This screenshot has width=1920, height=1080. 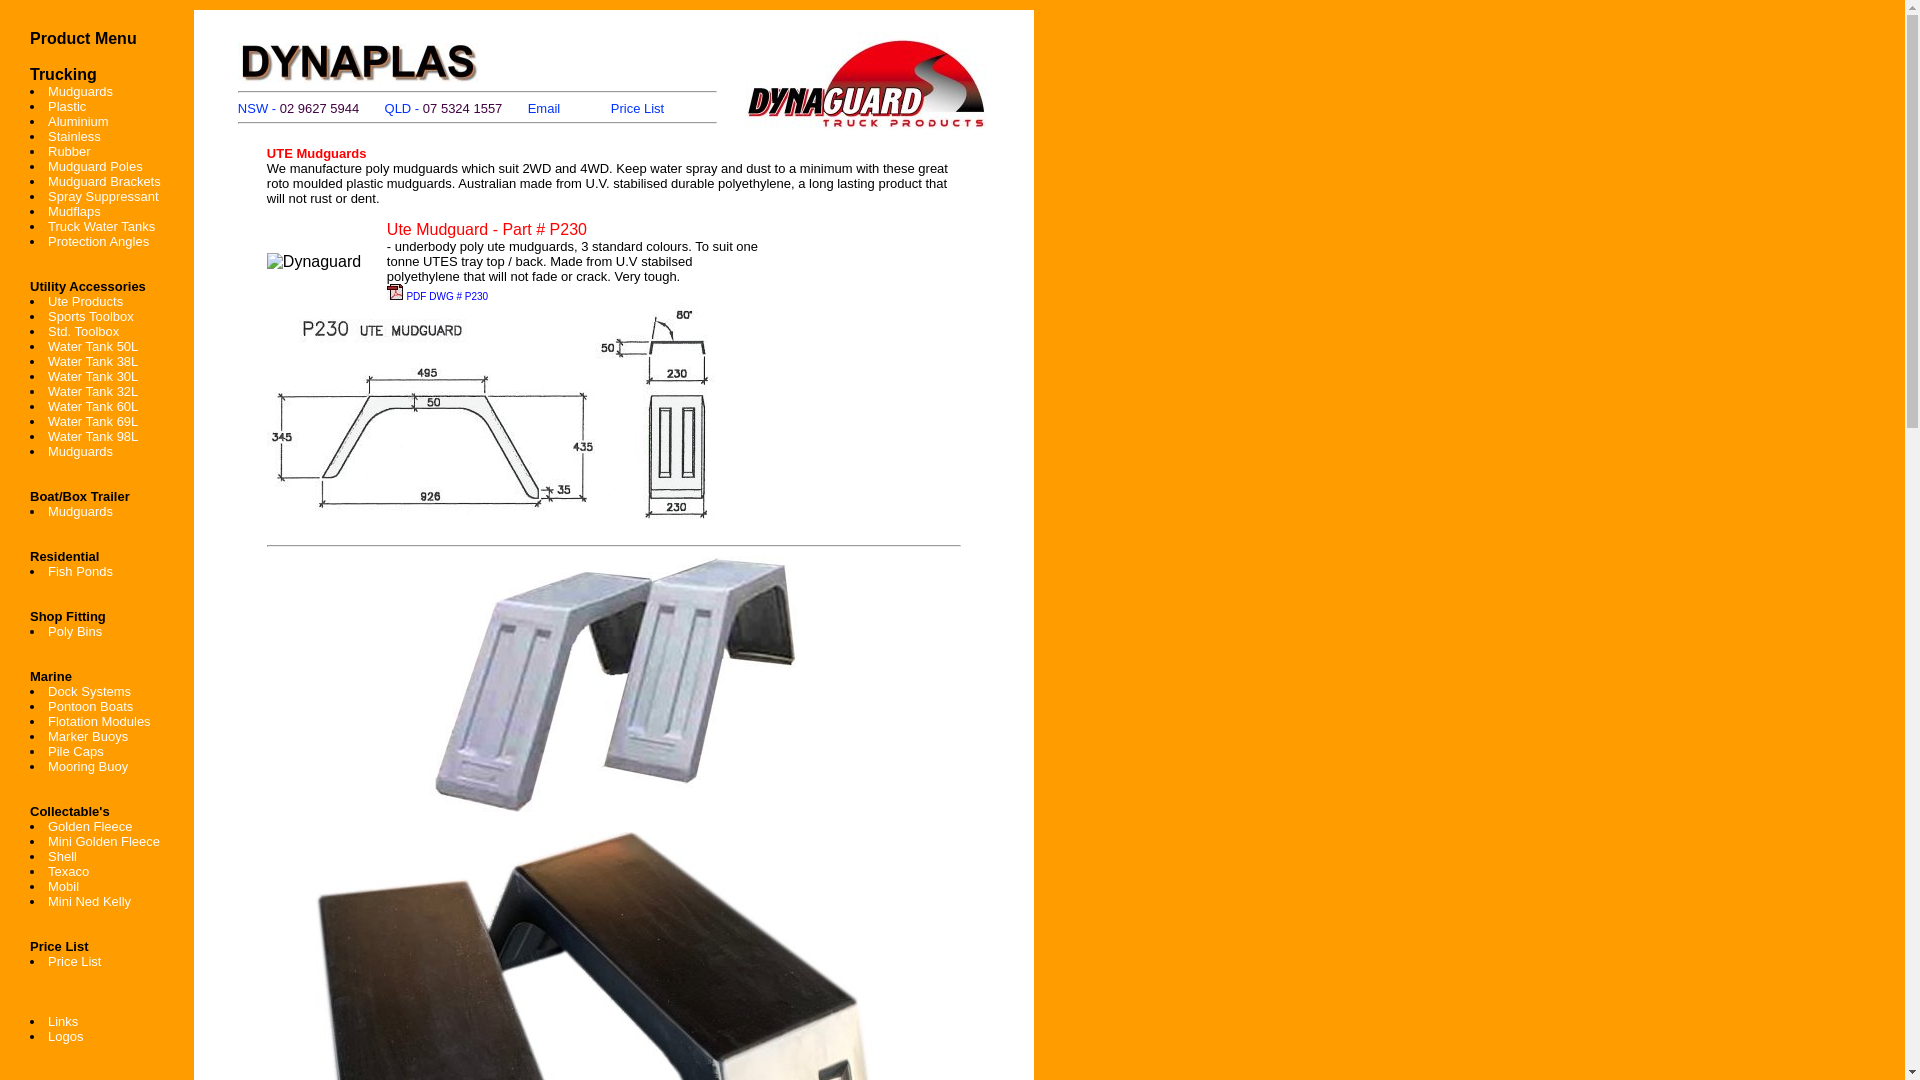 What do you see at coordinates (75, 631) in the screenshot?
I see `'Poly Bins'` at bounding box center [75, 631].